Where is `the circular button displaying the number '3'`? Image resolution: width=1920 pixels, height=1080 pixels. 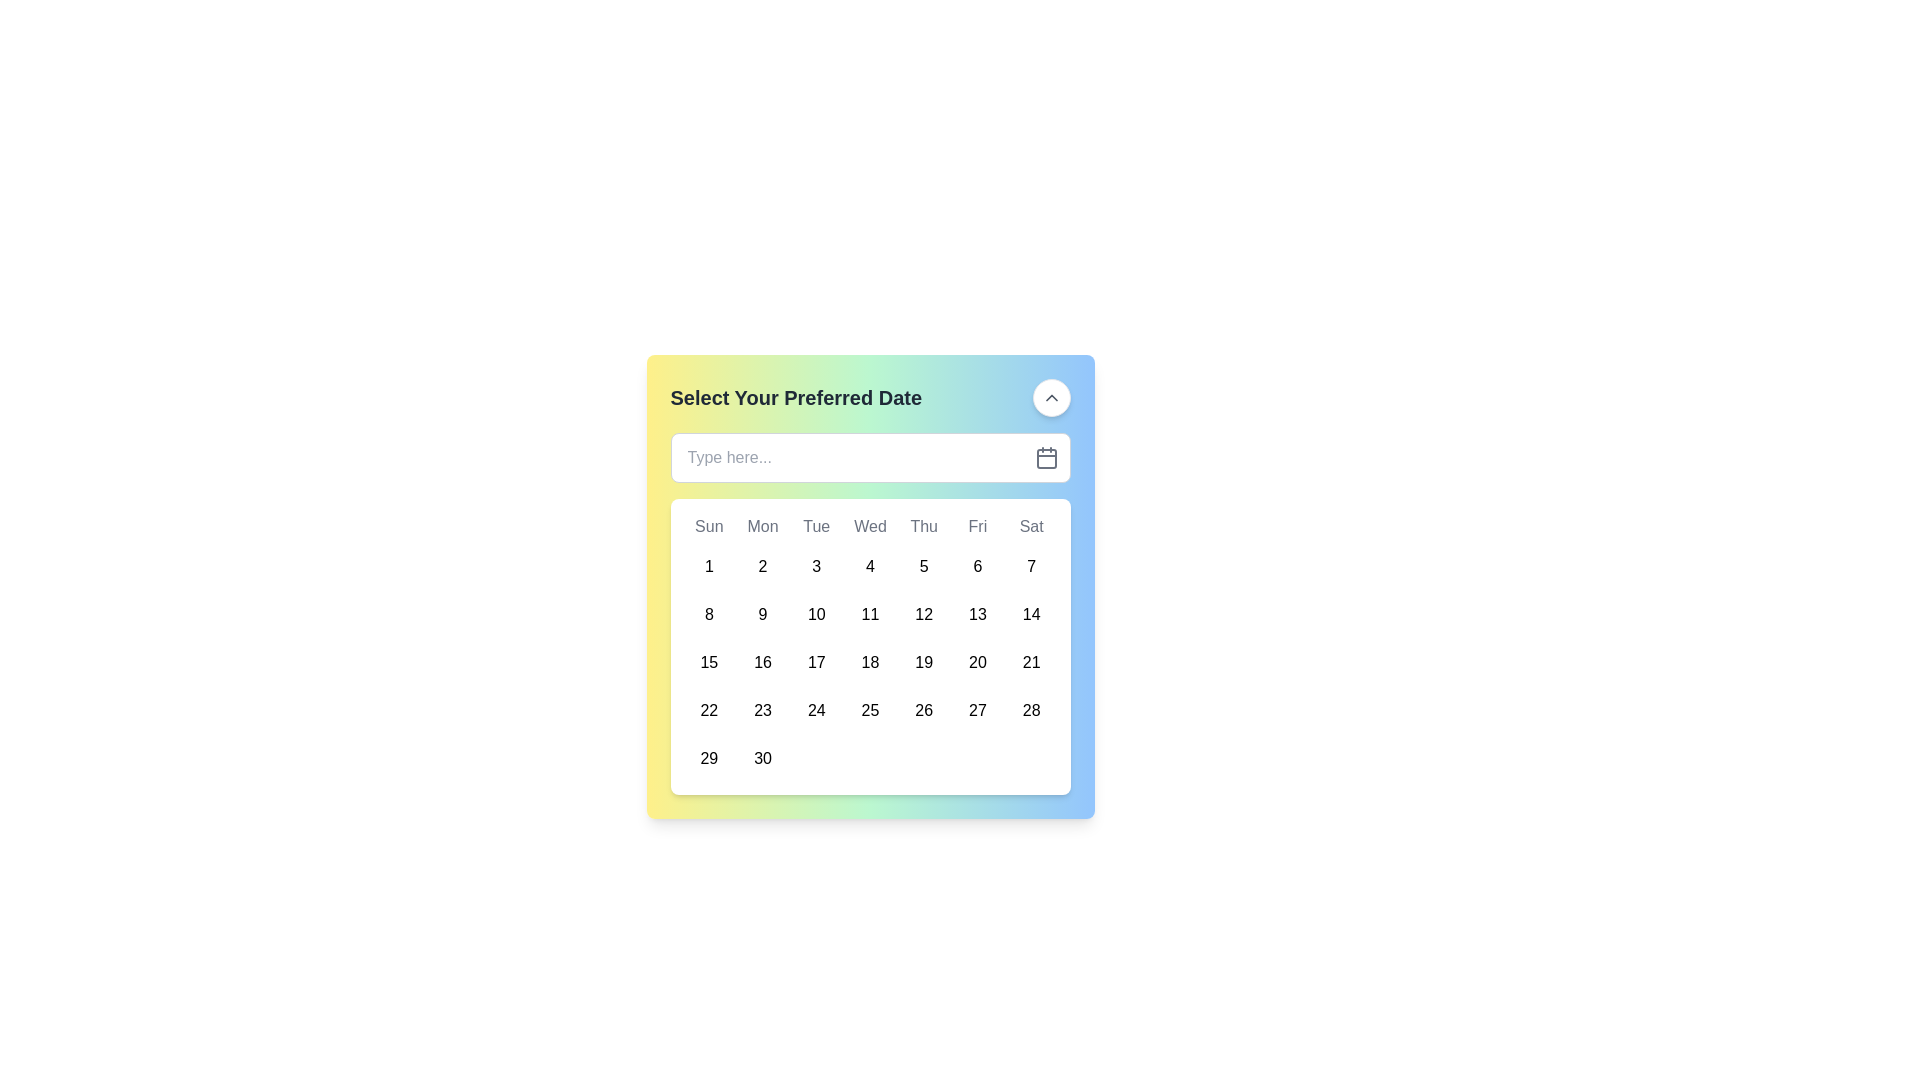
the circular button displaying the number '3' is located at coordinates (816, 567).